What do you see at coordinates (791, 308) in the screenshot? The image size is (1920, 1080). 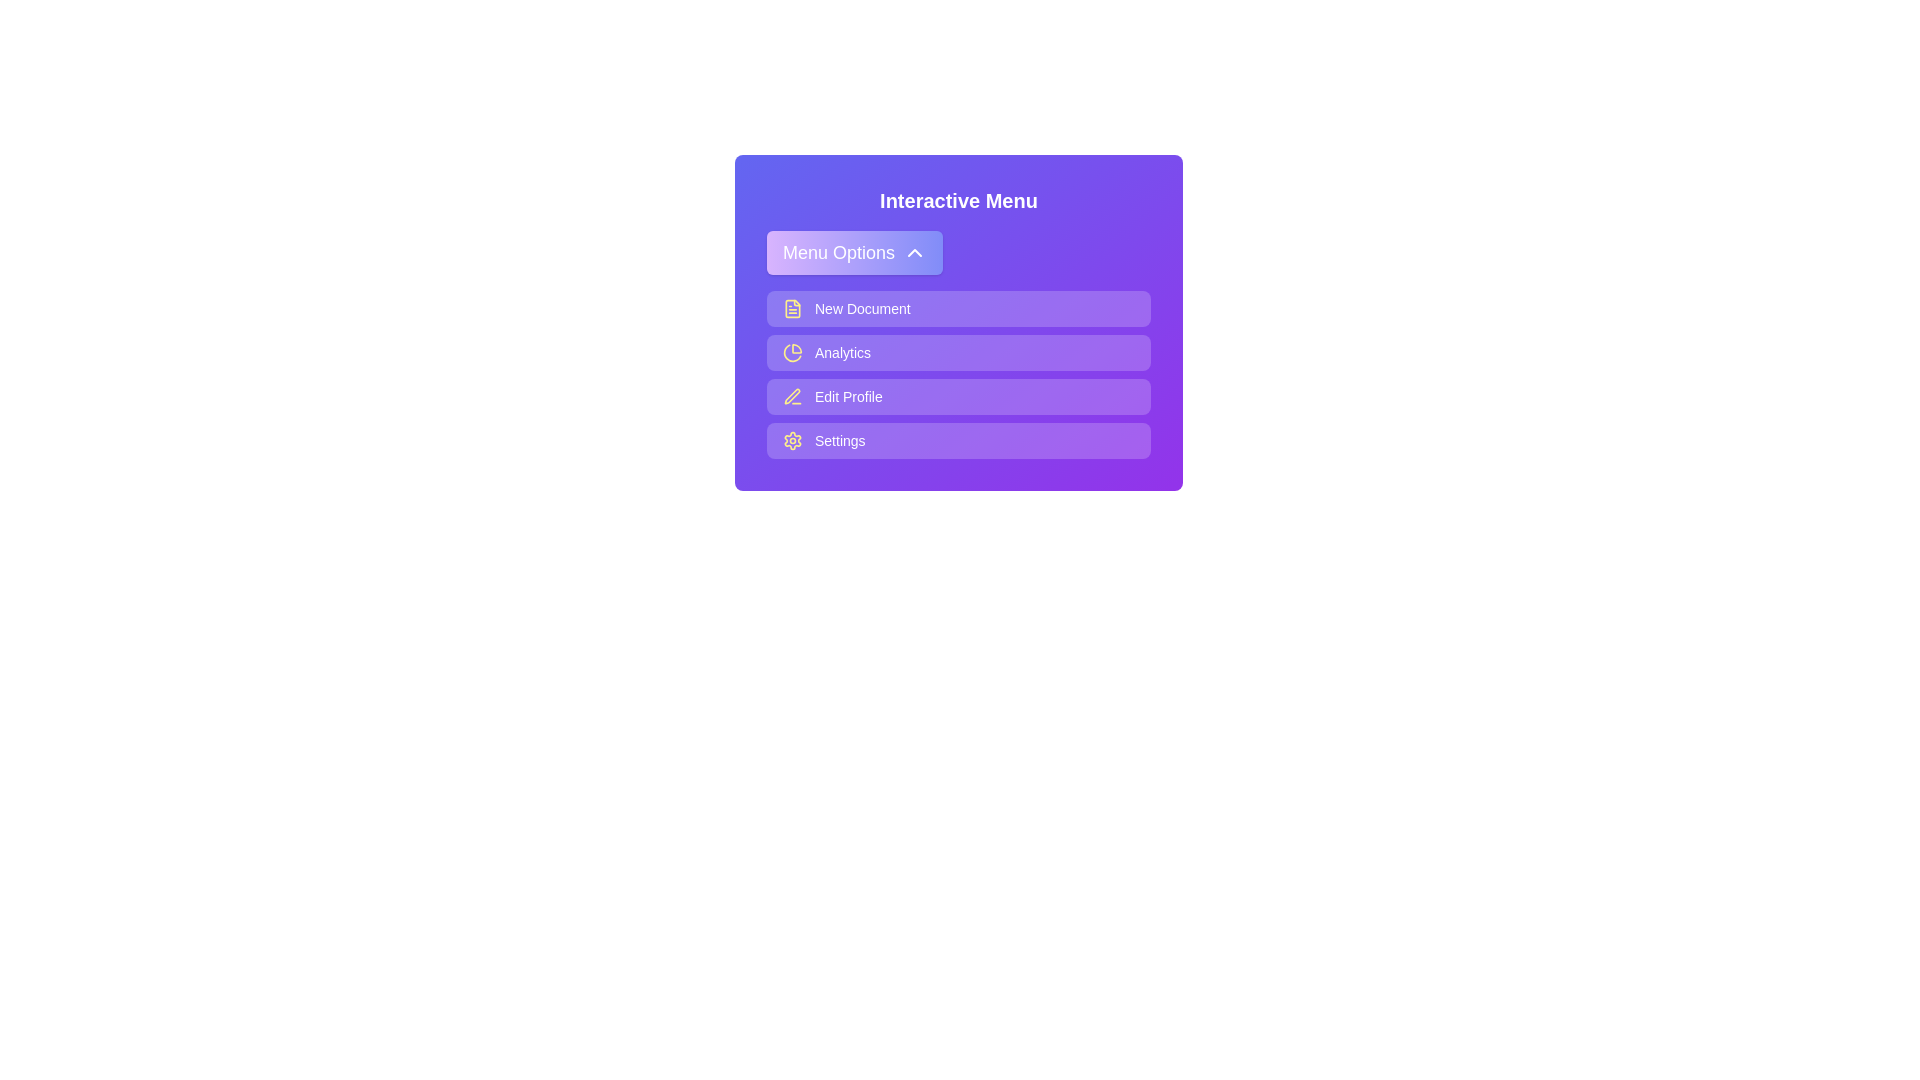 I see `the 'New Document' icon located in the first menu item, which is visually represented by an illustrative icon to the left of the text label` at bounding box center [791, 308].